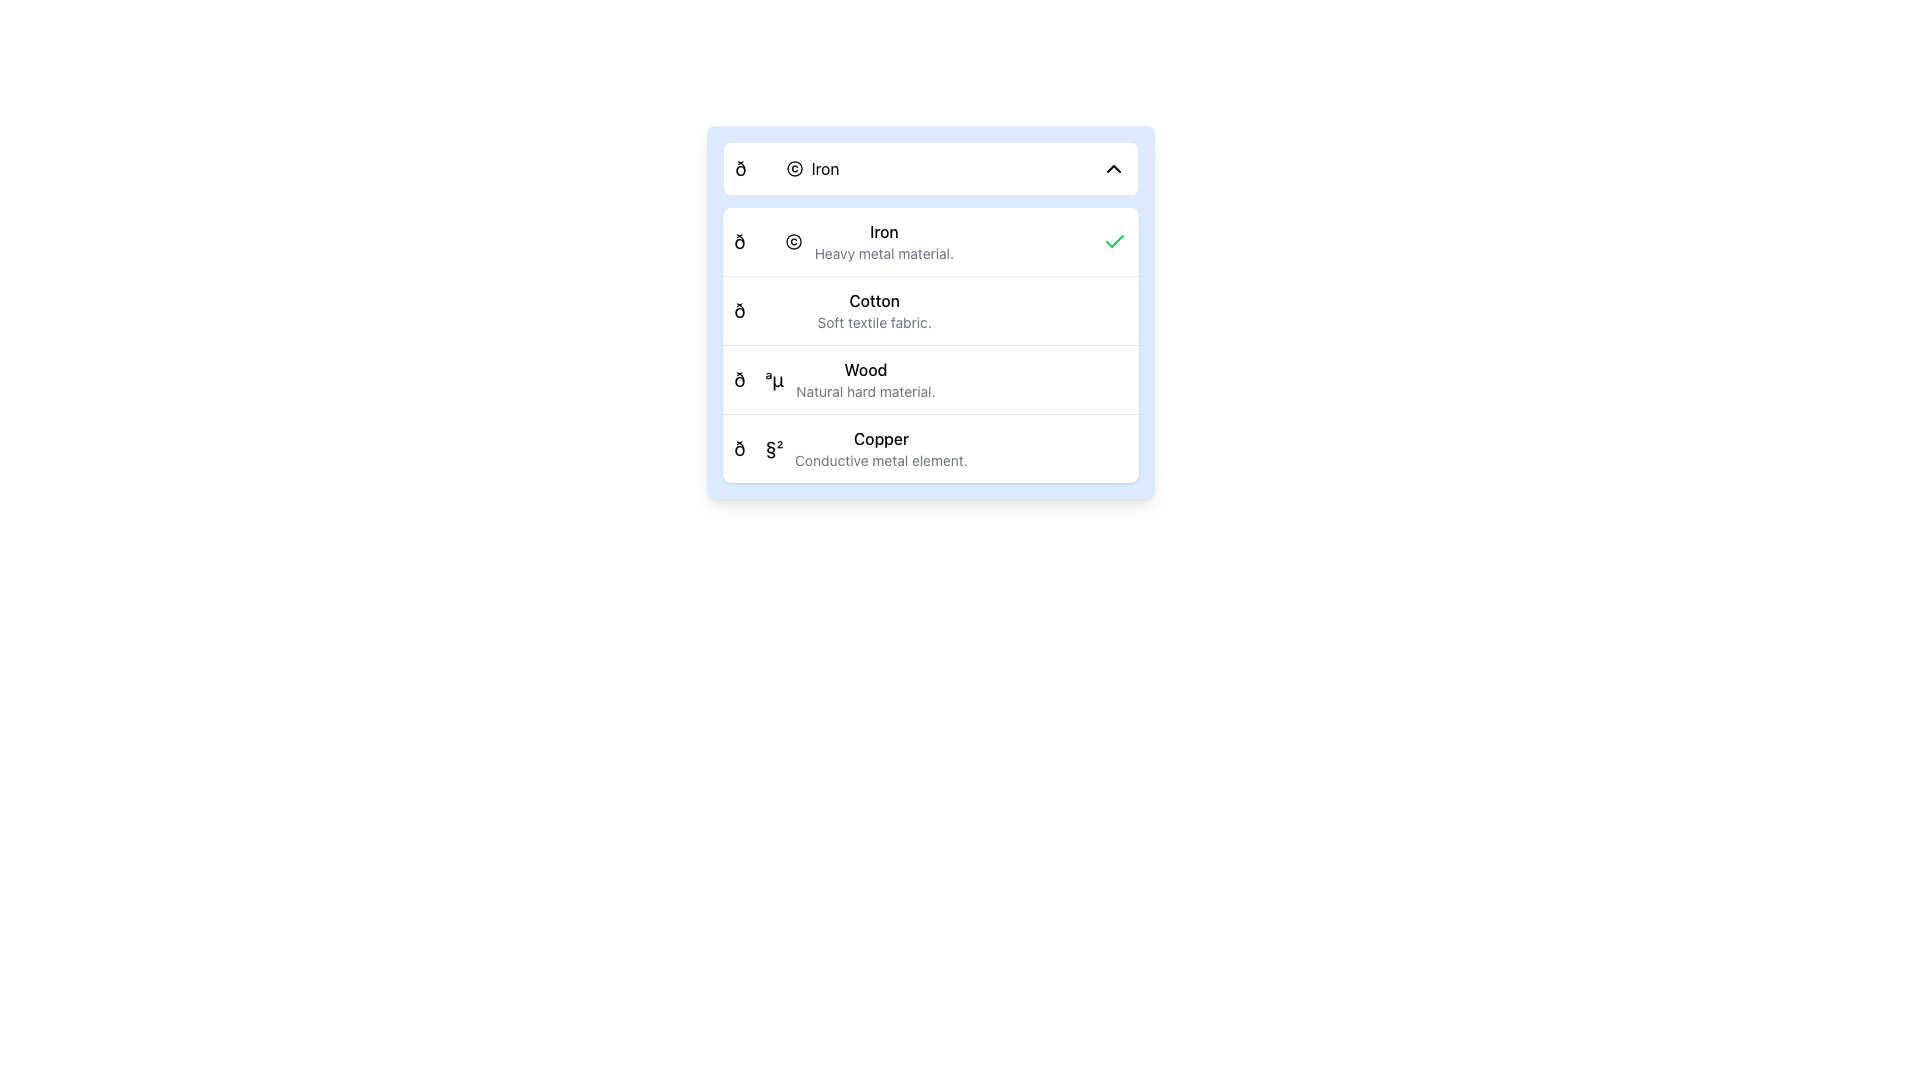 This screenshot has width=1920, height=1080. I want to click on the descriptive text element positioned directly below the list item 'Cotton', so click(874, 322).